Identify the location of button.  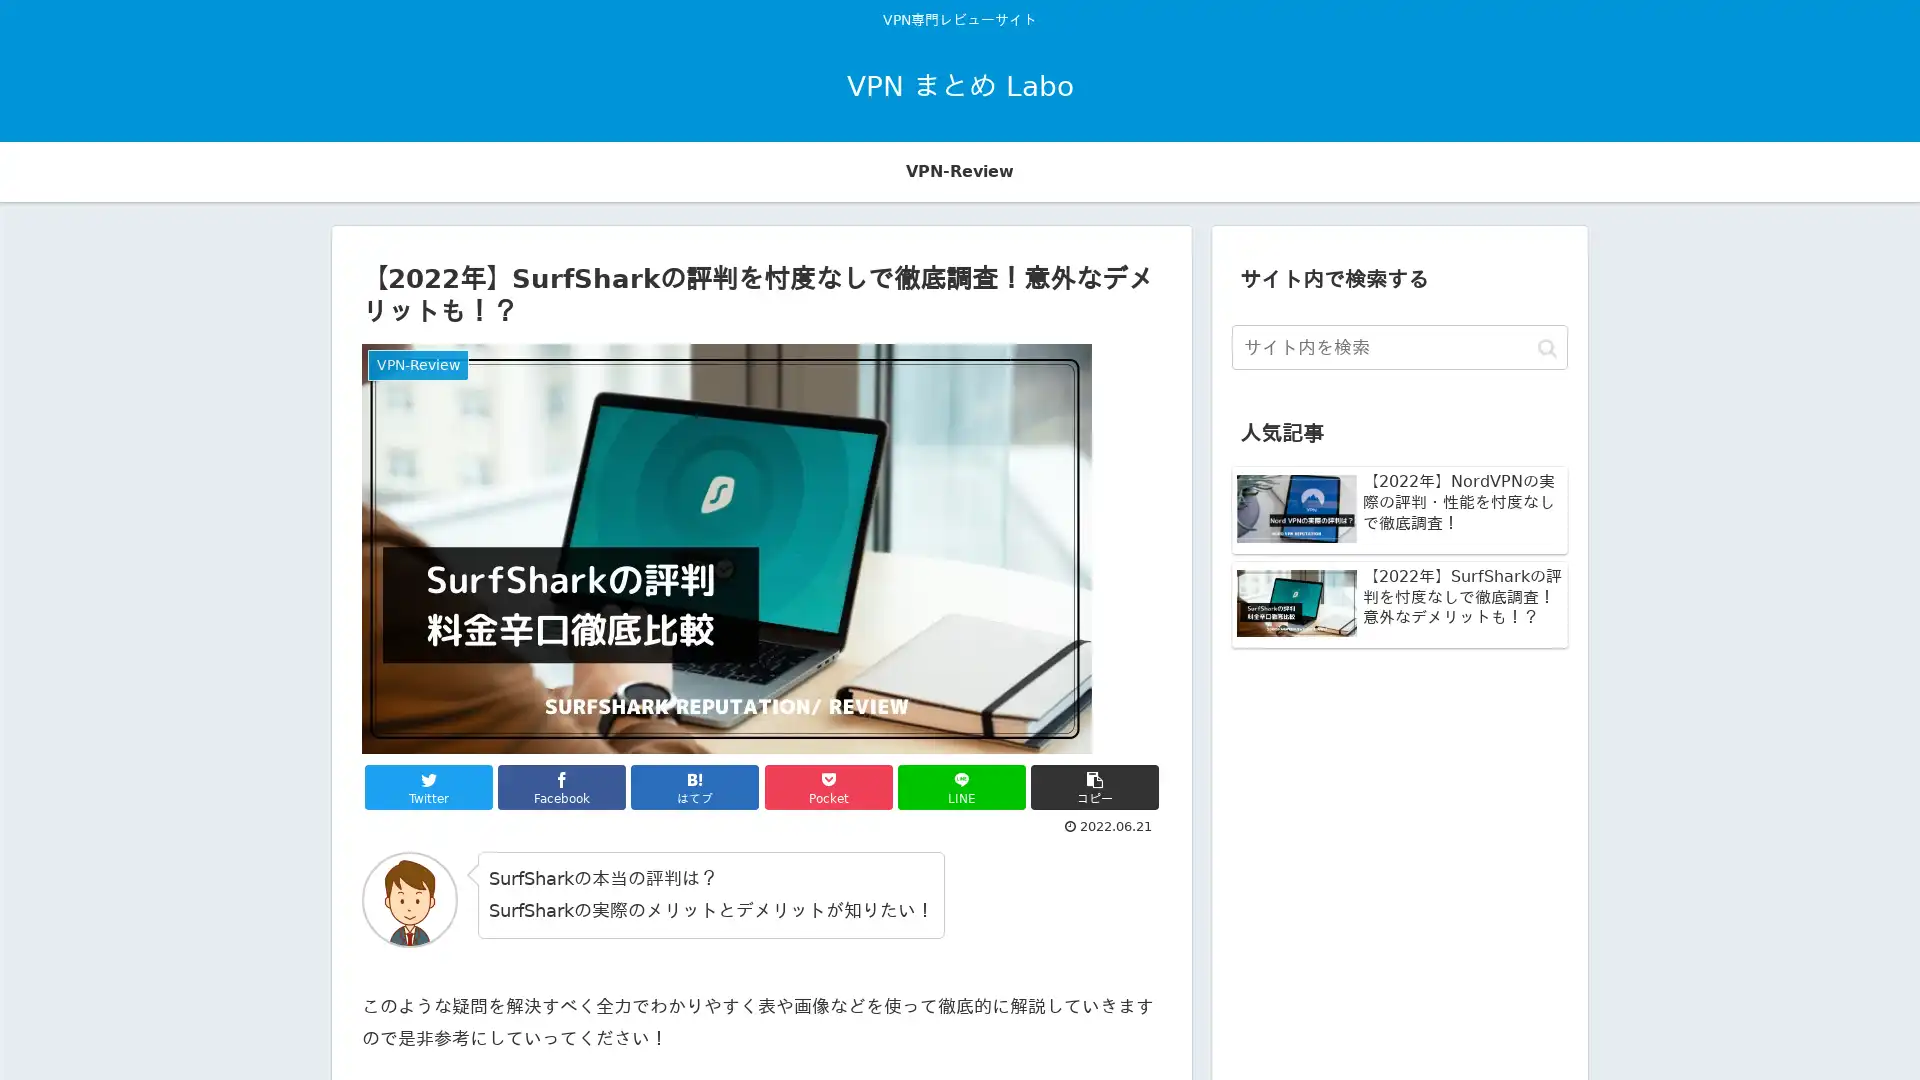
(1546, 346).